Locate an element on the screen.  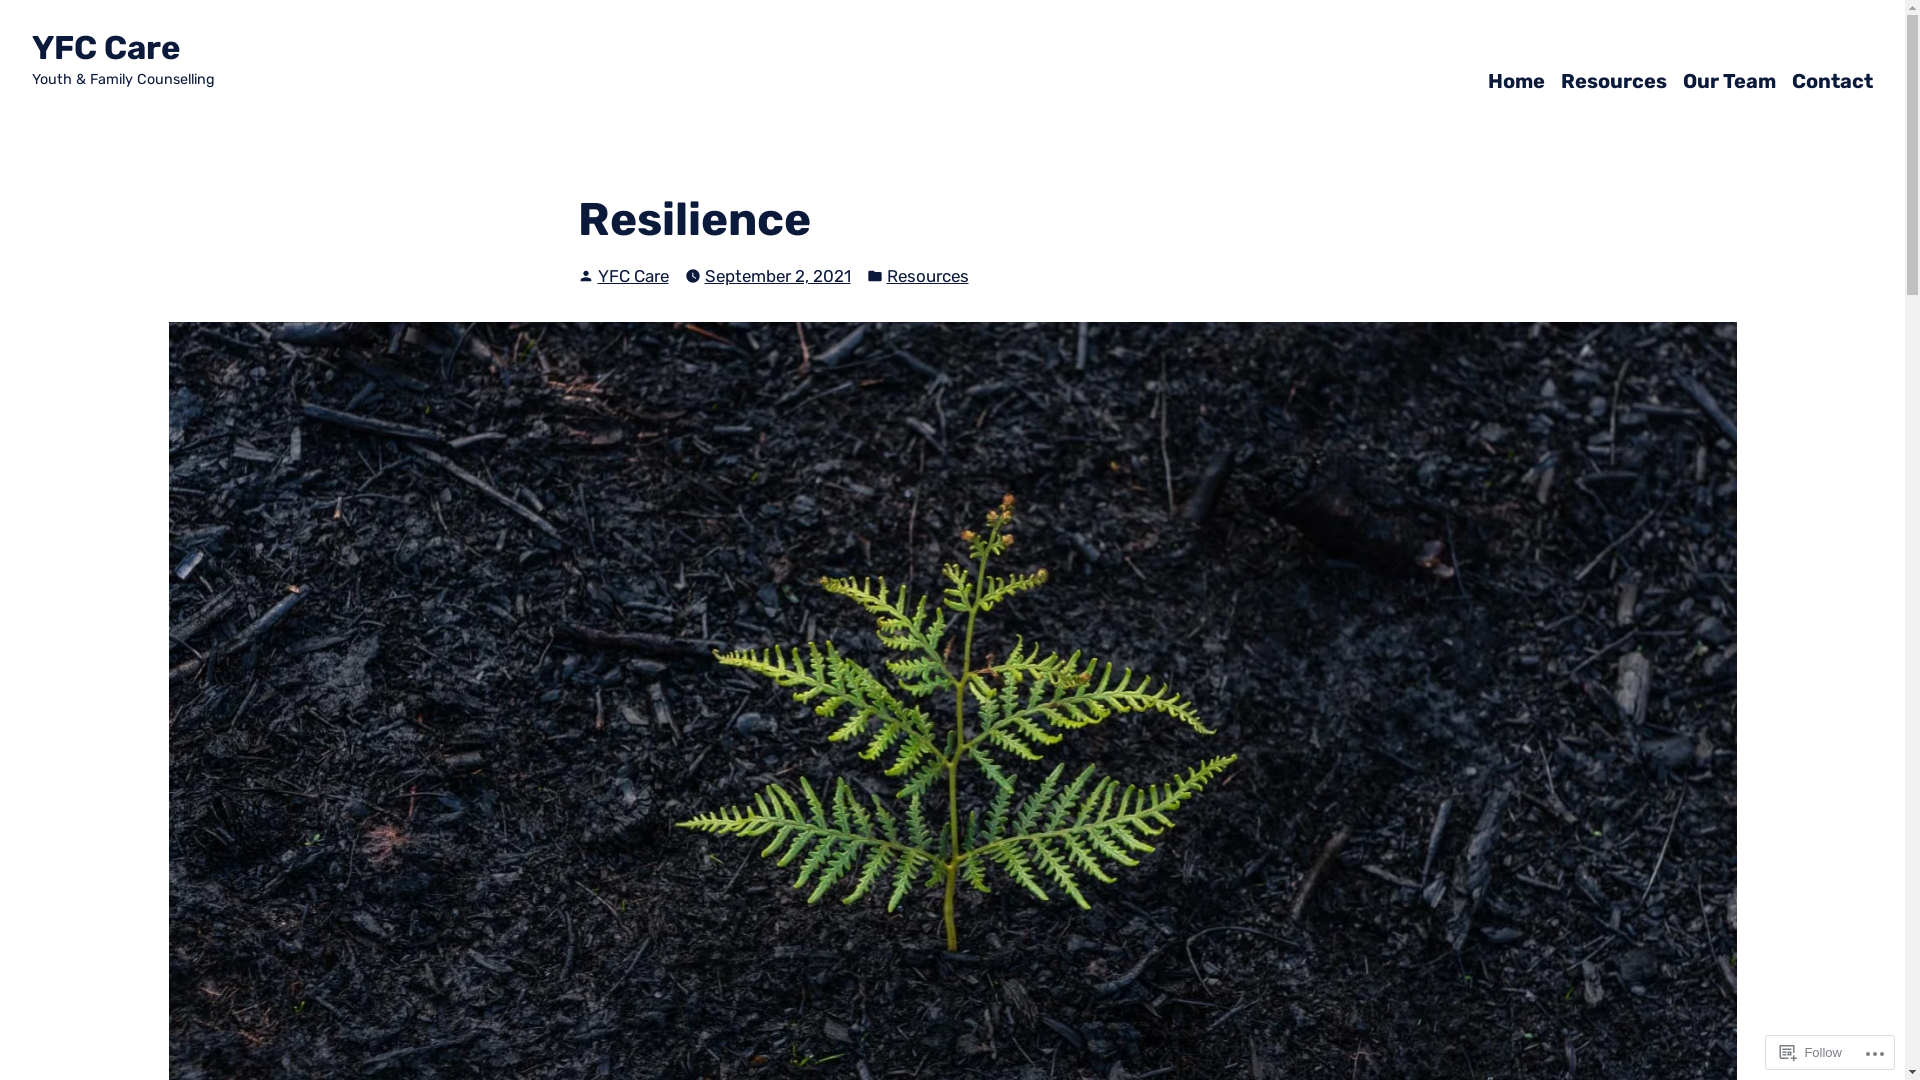
'September 2, 2021' is located at coordinates (776, 275).